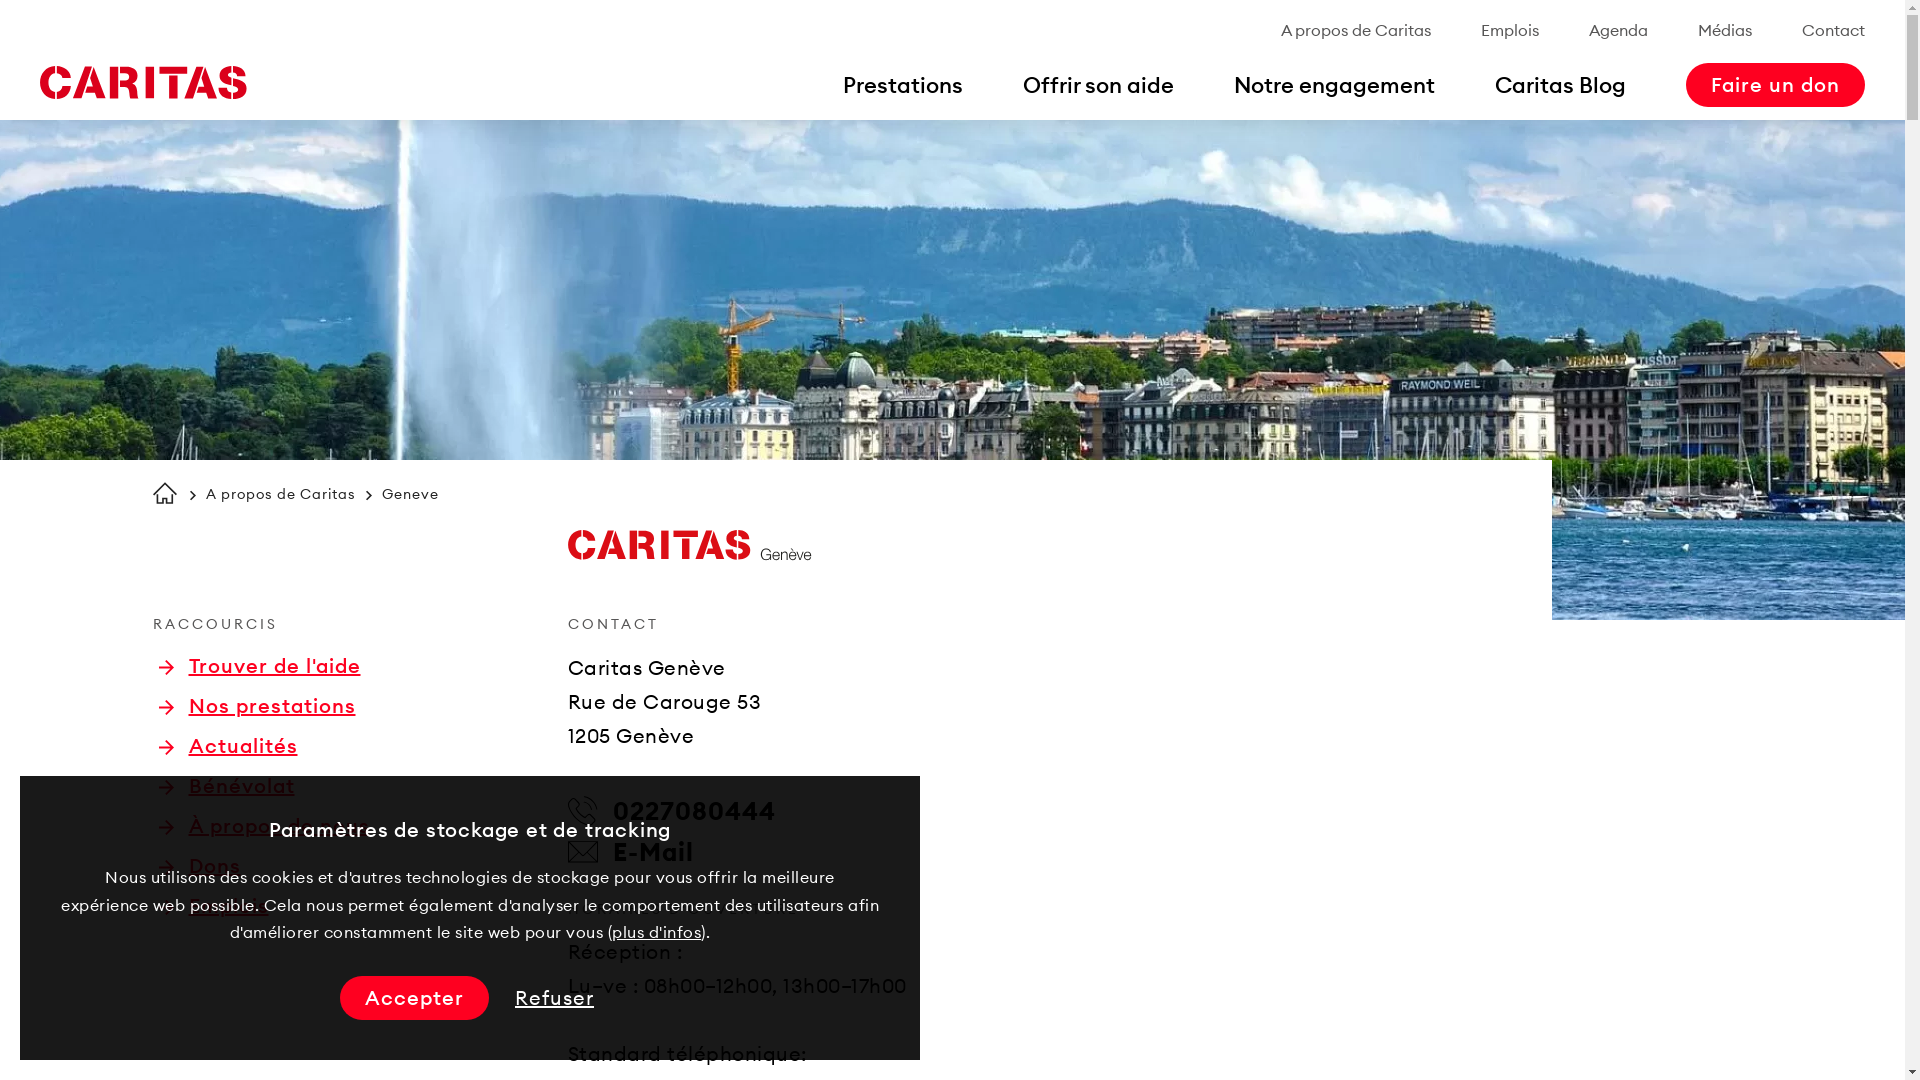  Describe the element at coordinates (1559, 83) in the screenshot. I see `'Caritas Blog'` at that location.